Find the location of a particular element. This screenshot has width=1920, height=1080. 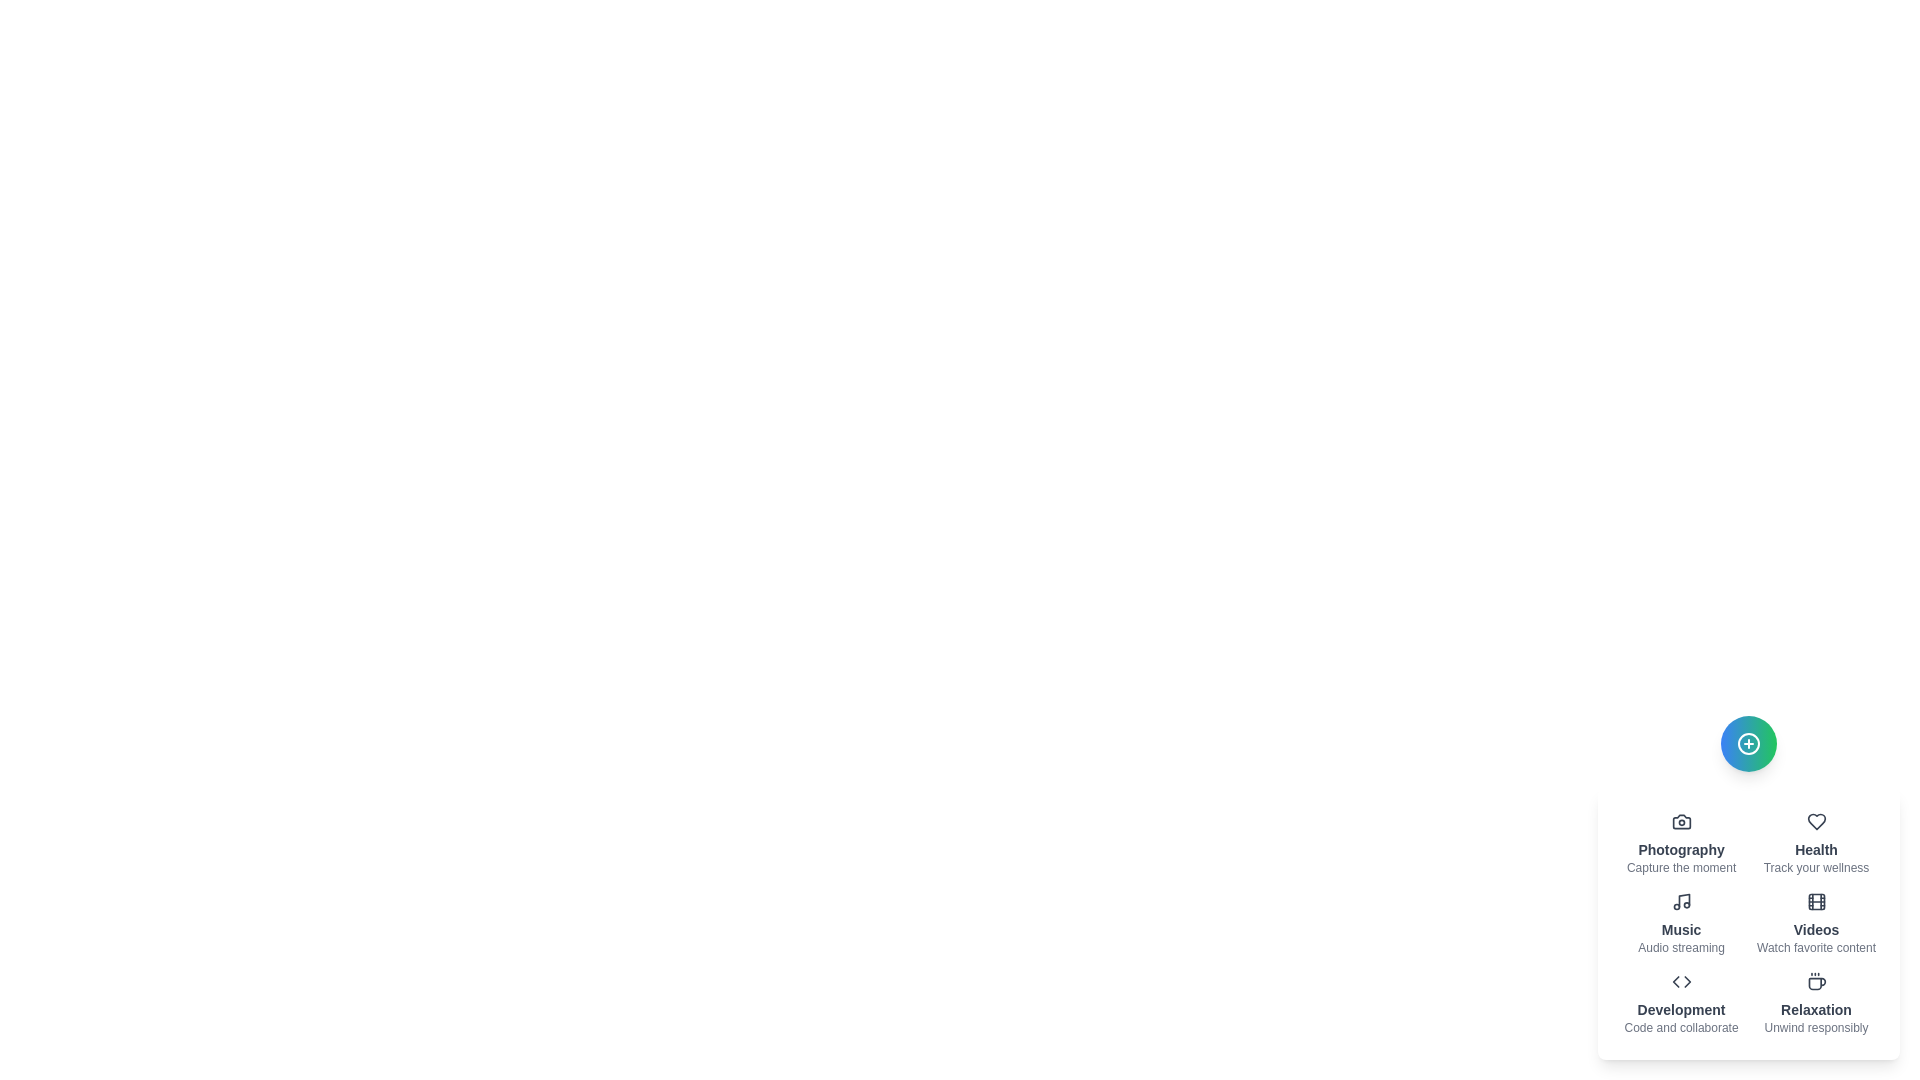

the item labeled 'Music' to observe its hover effect is located at coordinates (1680, 924).